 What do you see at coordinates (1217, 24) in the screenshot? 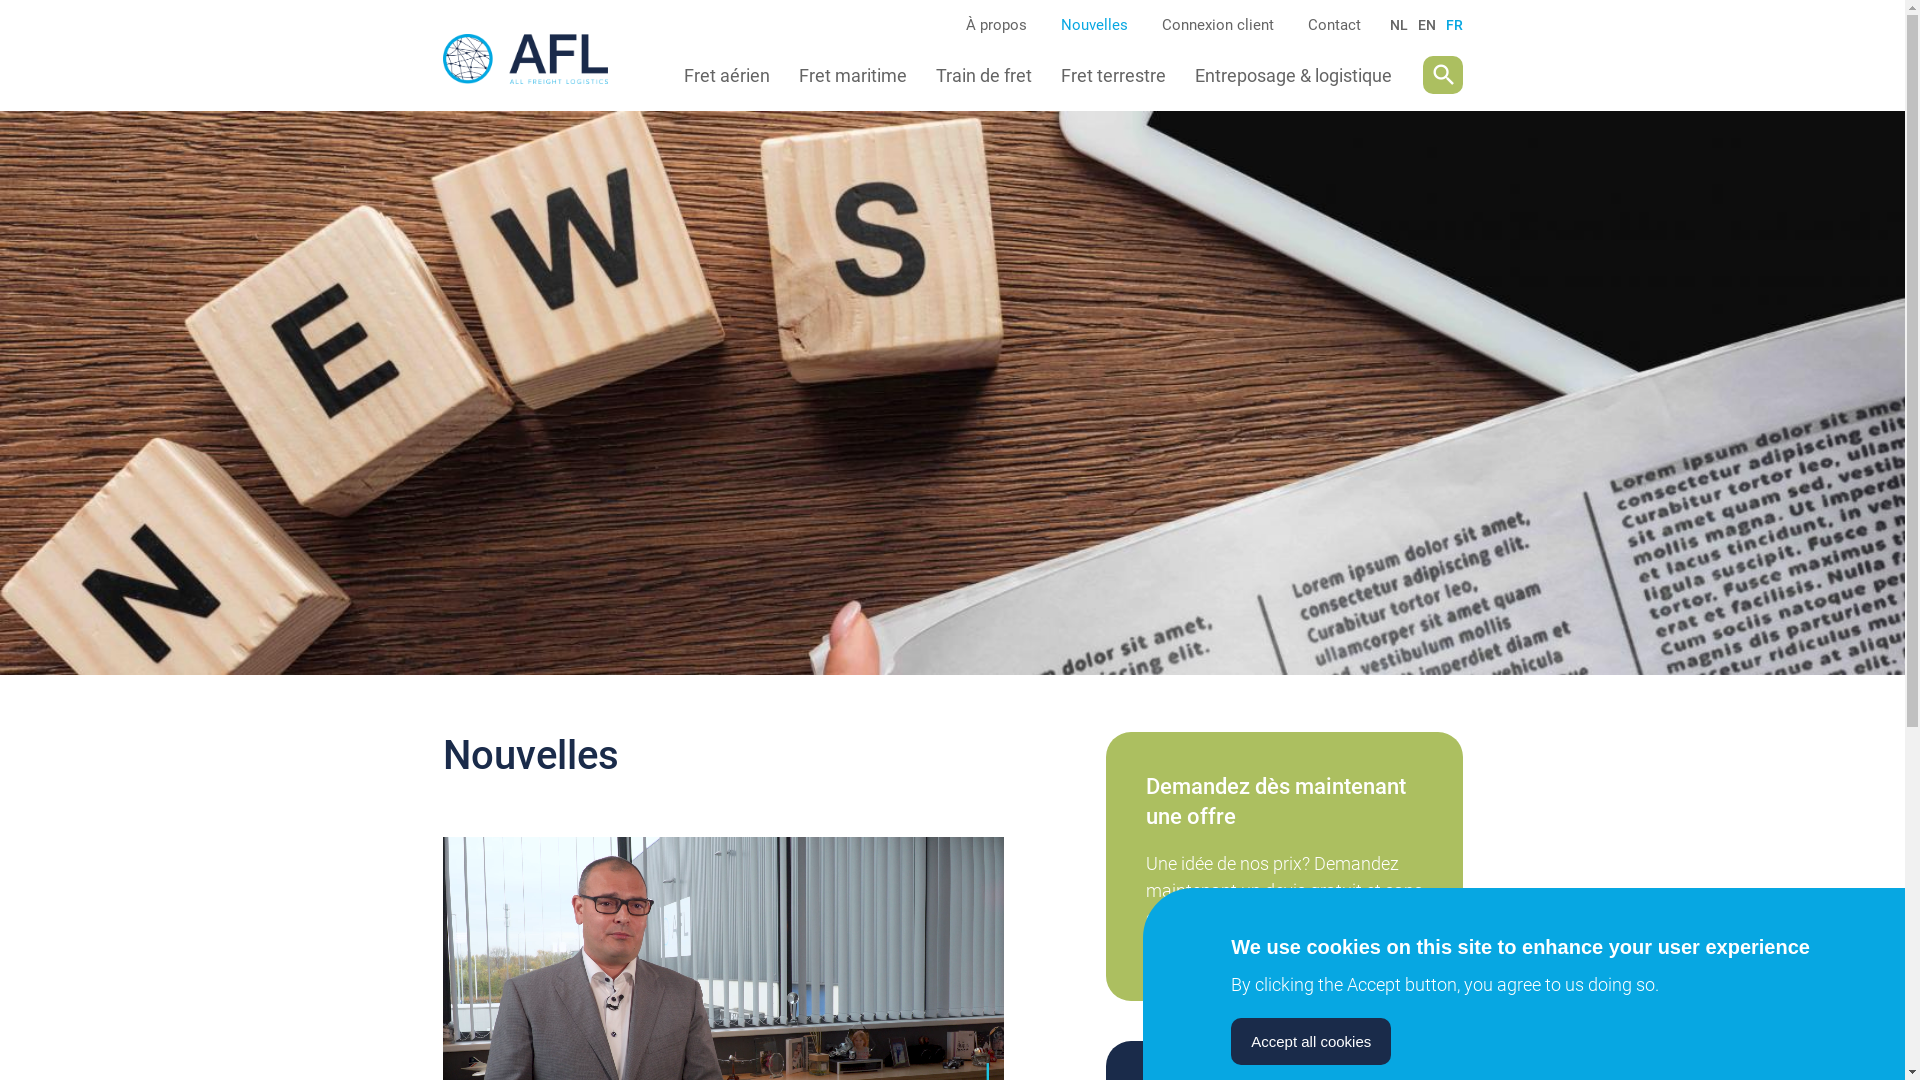
I see `'Connexion client'` at bounding box center [1217, 24].